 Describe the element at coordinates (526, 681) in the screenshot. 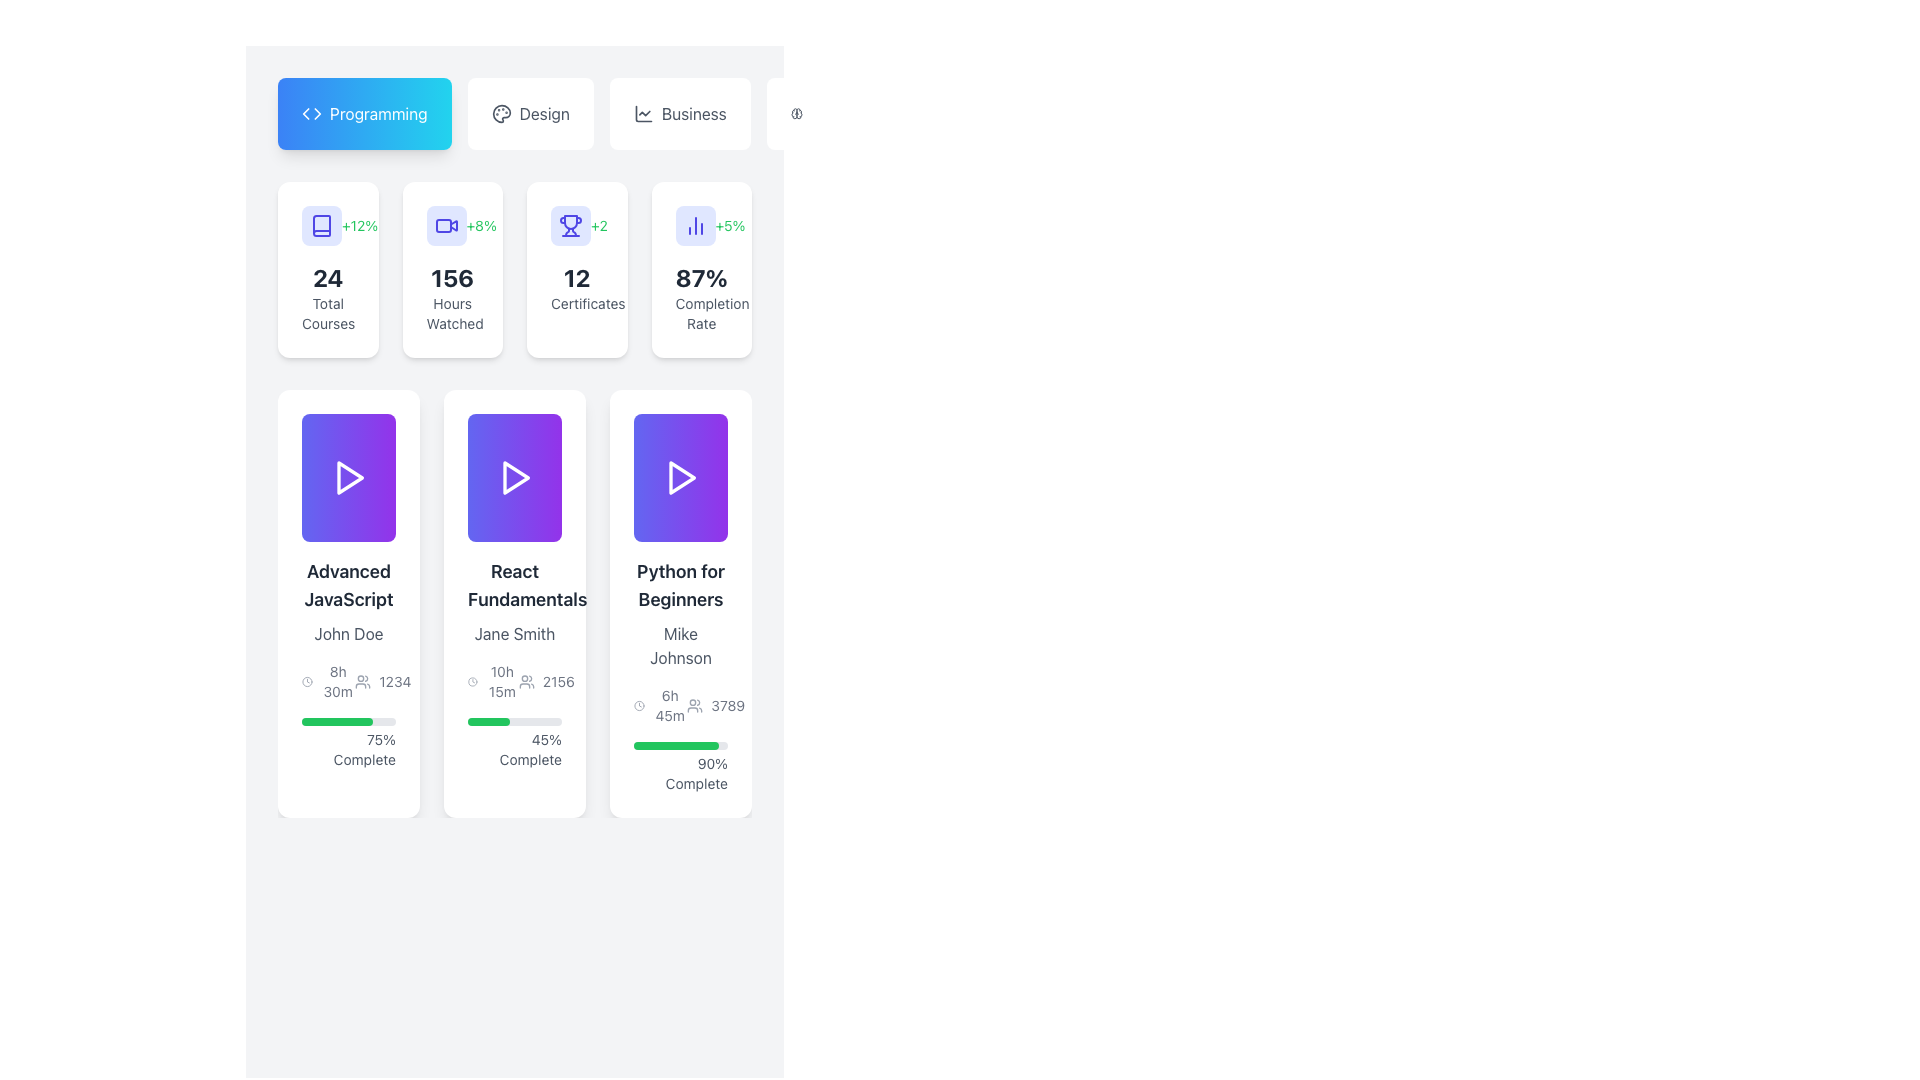

I see `the small gray icon representing a group of people located next to the number '2156' in the second card` at that location.